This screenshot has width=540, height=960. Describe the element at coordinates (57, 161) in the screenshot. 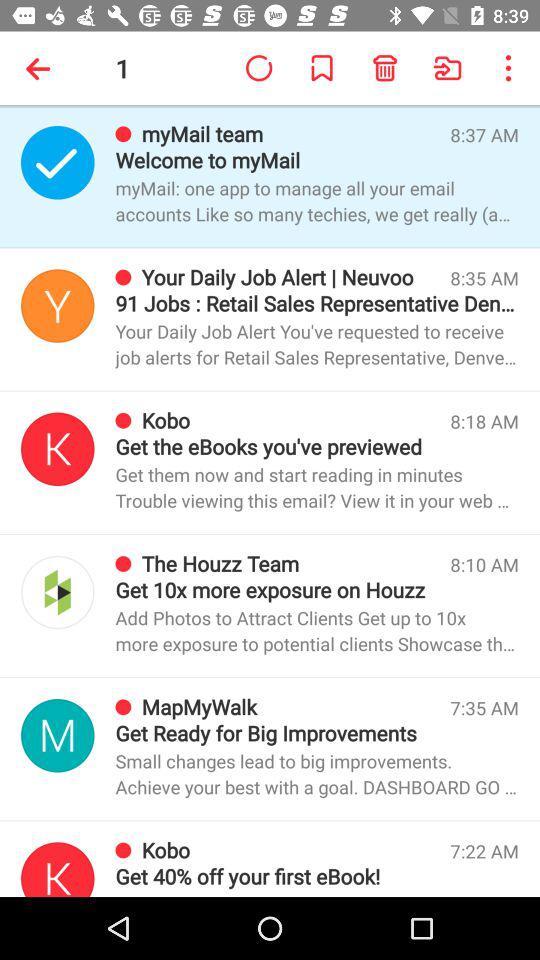

I see `the check icon` at that location.